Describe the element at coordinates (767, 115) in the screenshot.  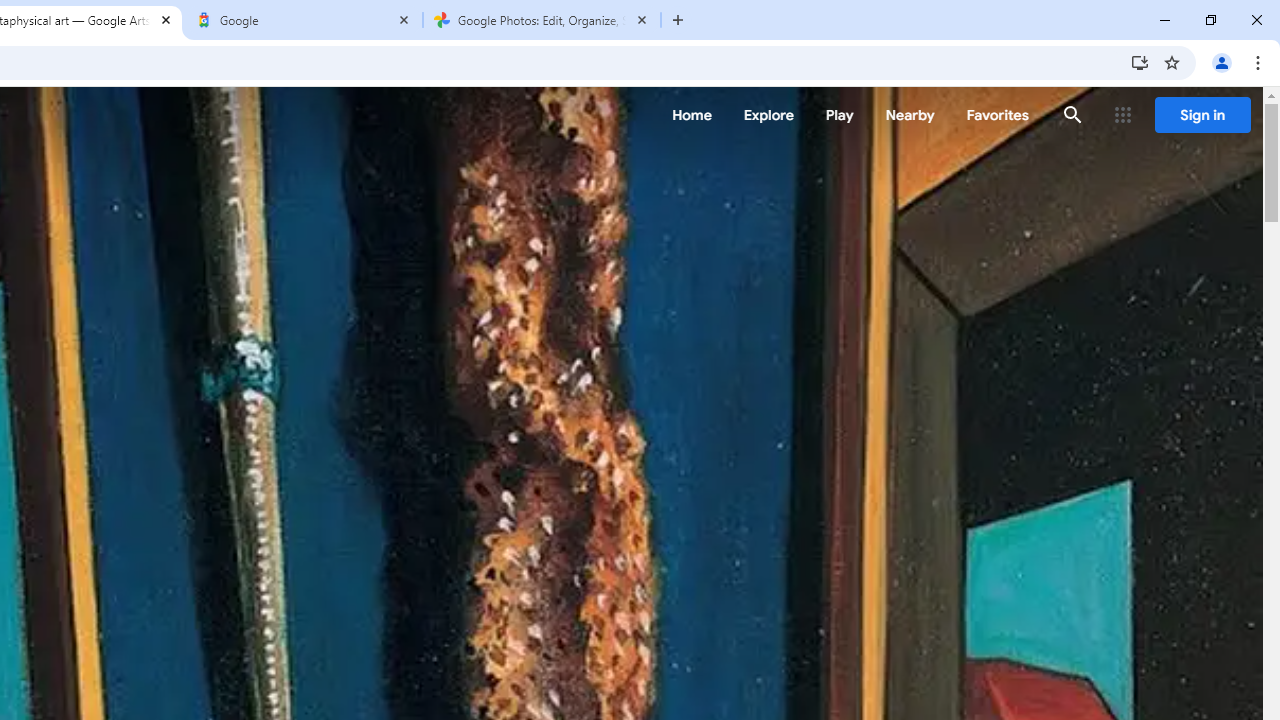
I see `'Explore'` at that location.